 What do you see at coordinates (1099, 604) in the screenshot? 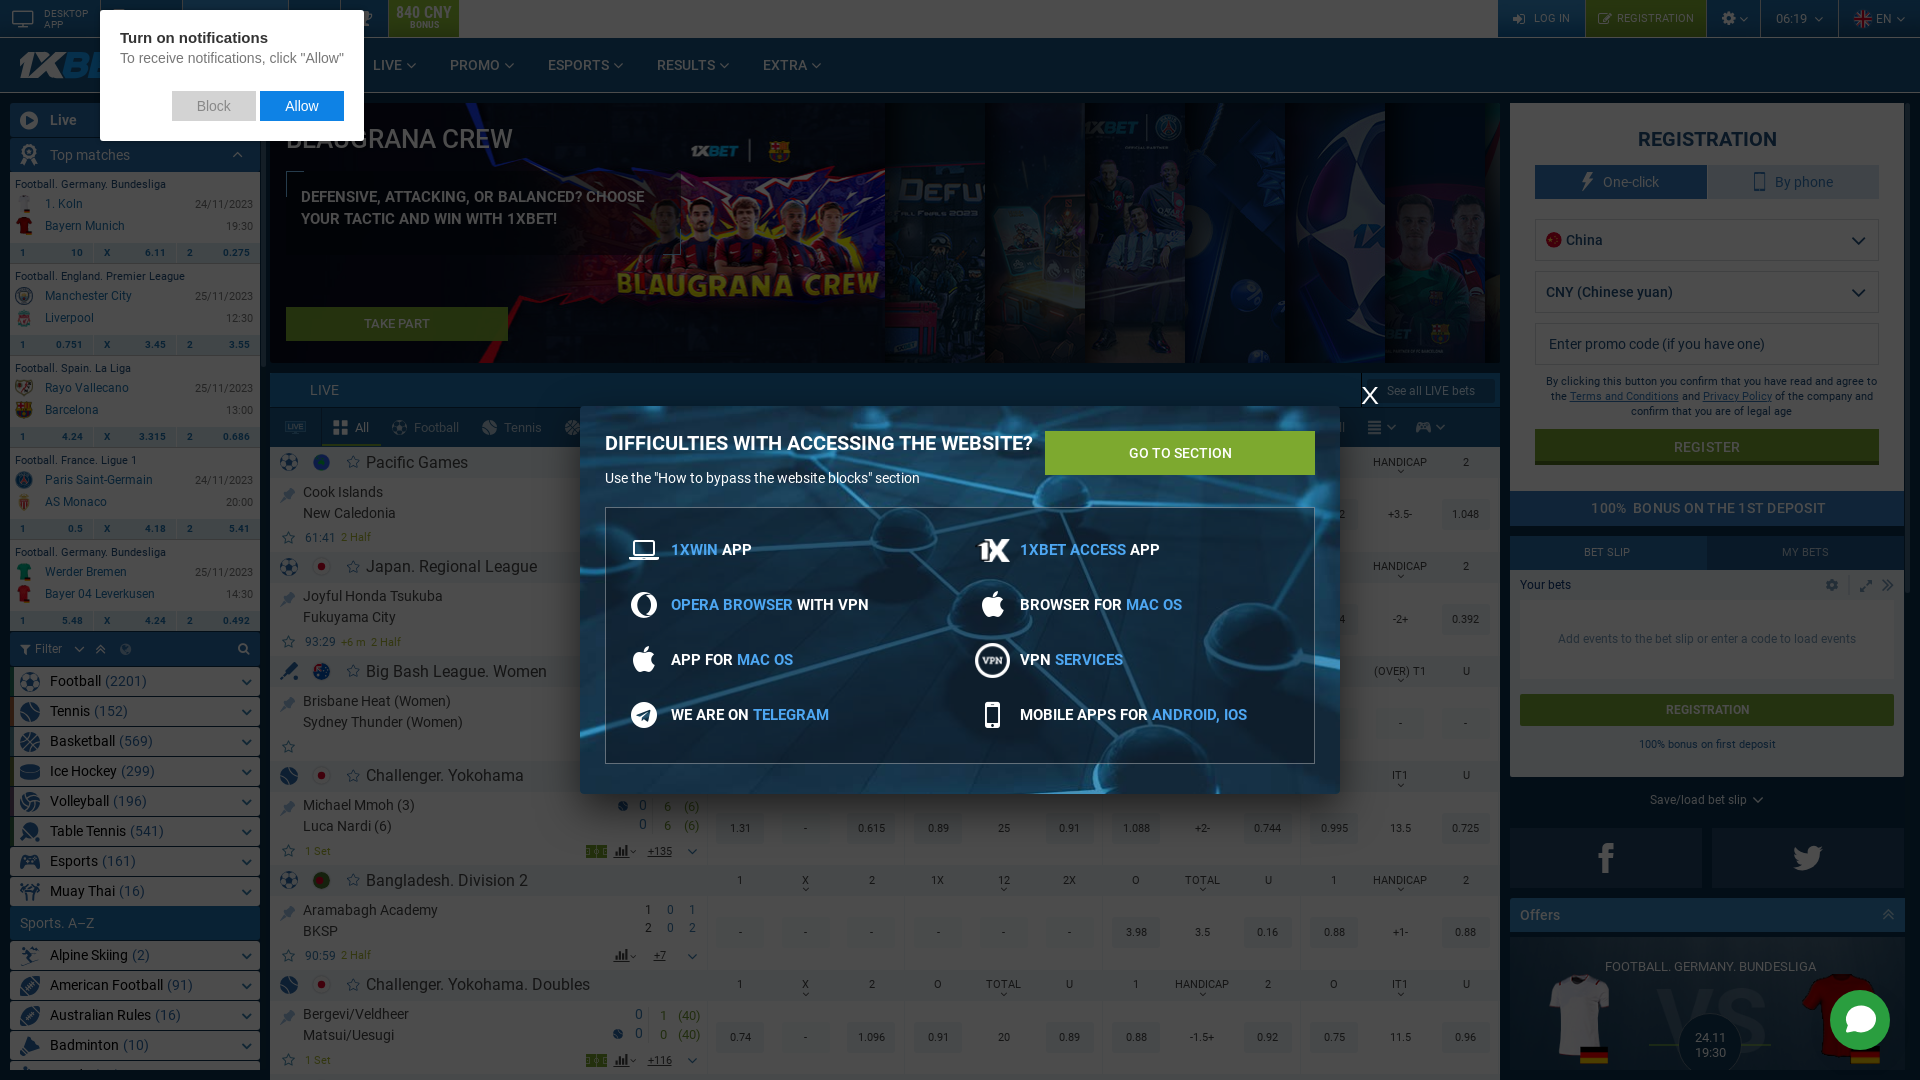
I see `'BROWSER FOR MAC OS'` at bounding box center [1099, 604].